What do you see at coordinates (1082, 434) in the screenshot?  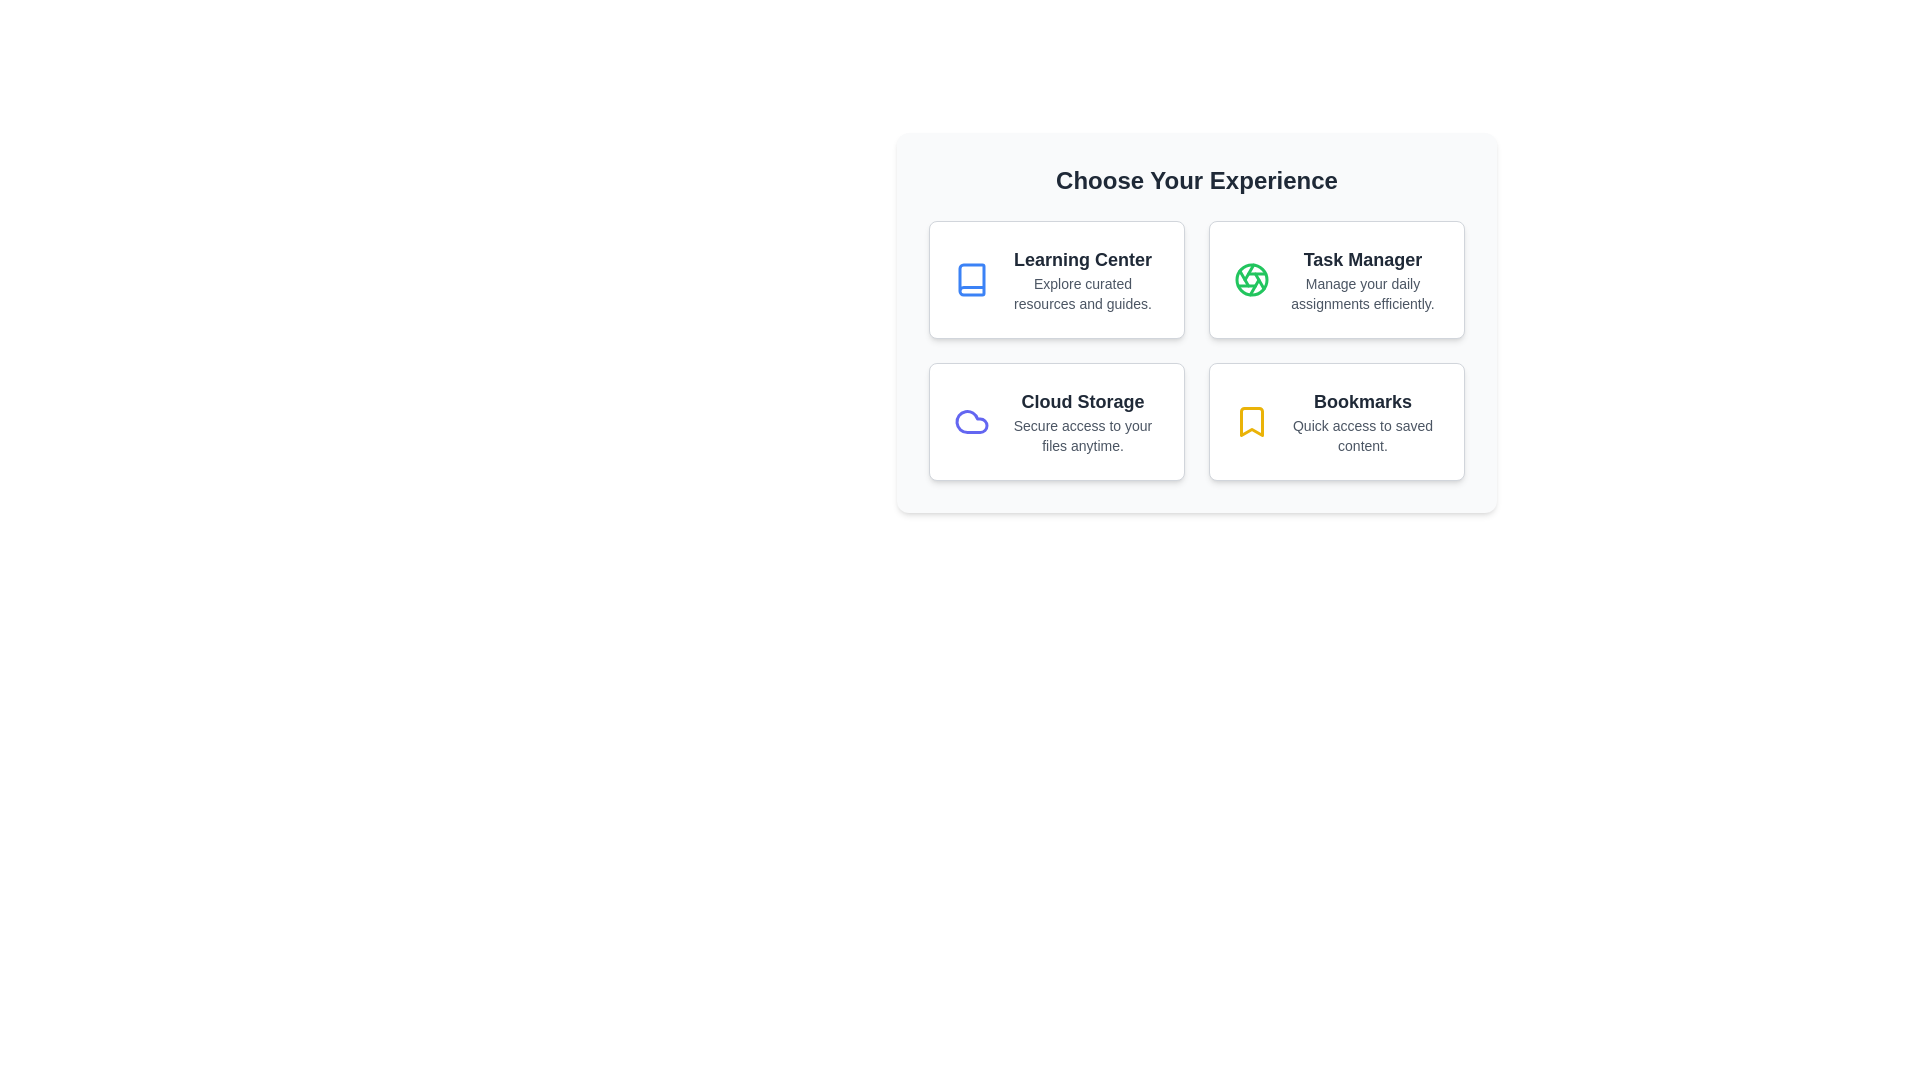 I see `the text block that states 'Secure access to your files anytime.' which is styled with smaller grey font and positioned beneath the 'Cloud Storage' heading` at bounding box center [1082, 434].